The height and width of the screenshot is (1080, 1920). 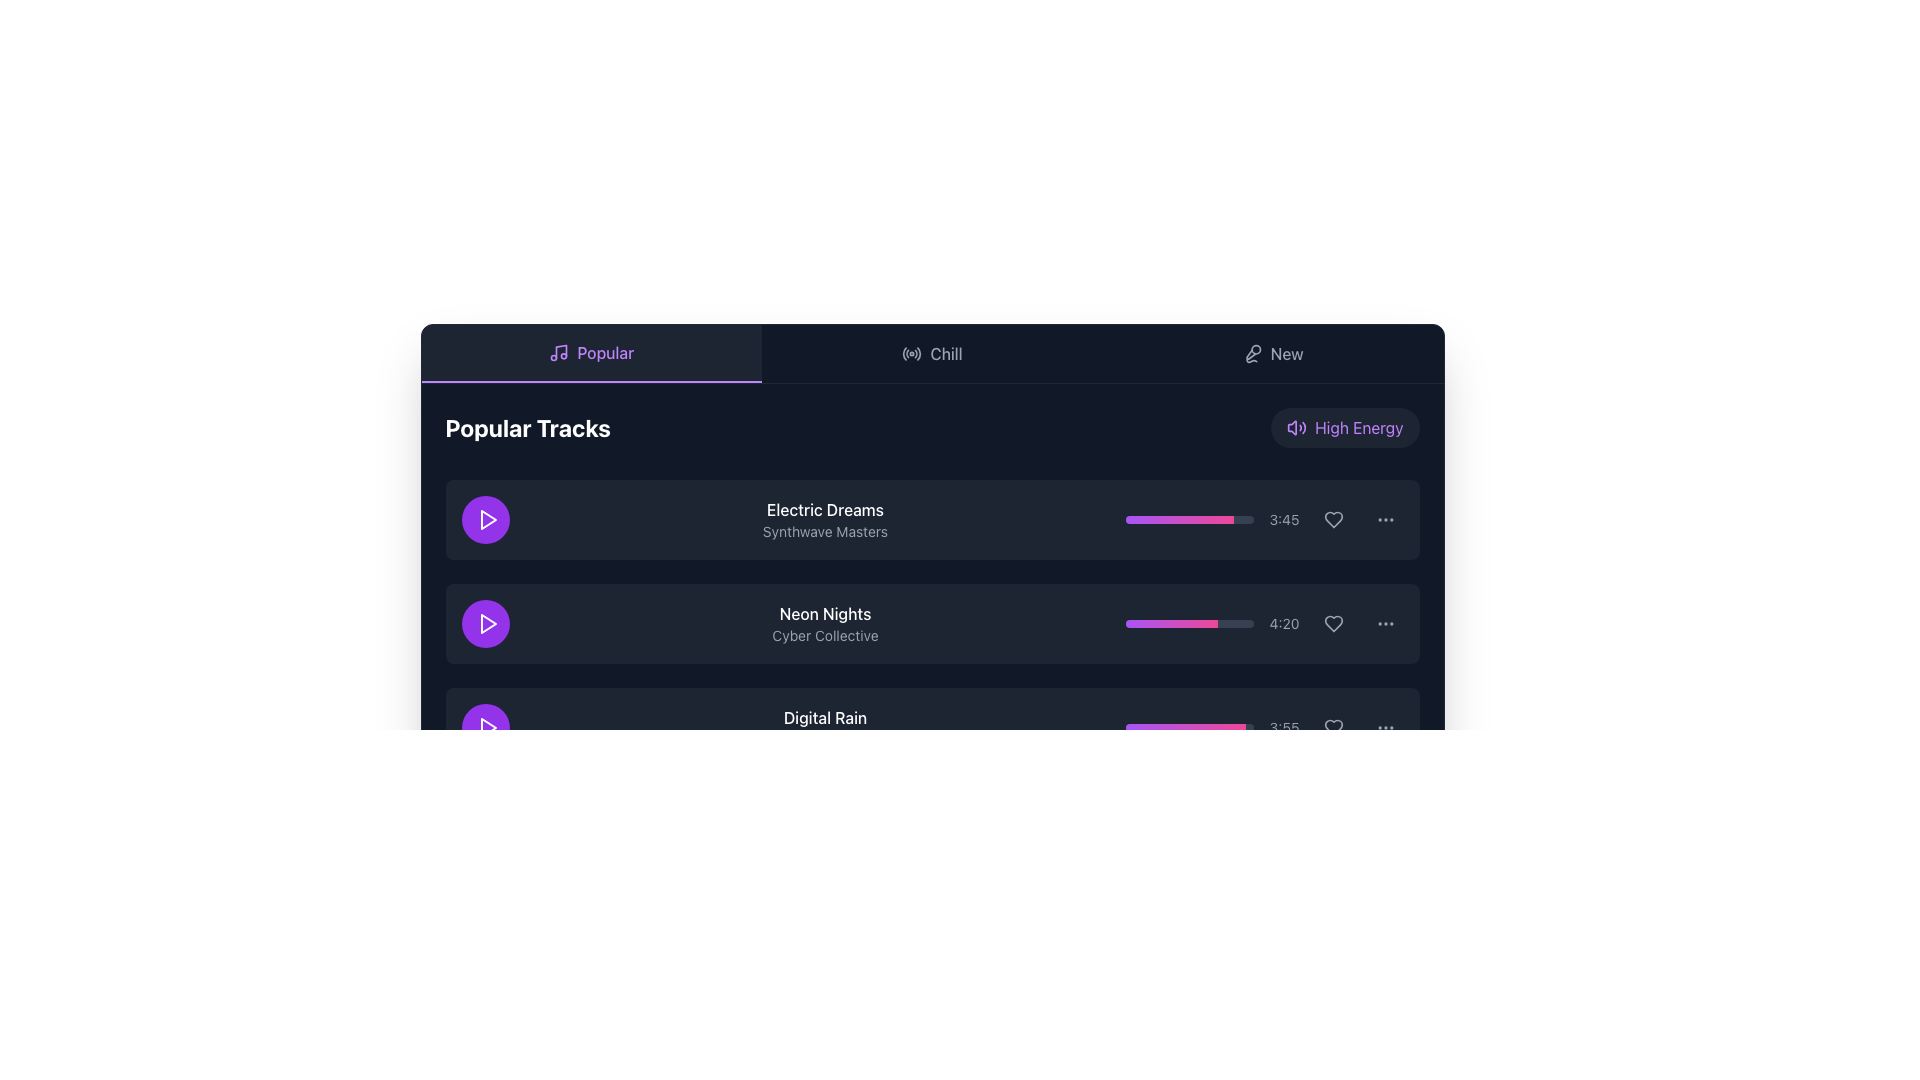 What do you see at coordinates (825, 623) in the screenshot?
I see `text details of the title 'Neon Nights' and the artist 'Cyber Collective' displayed in the central text label of the music track UI element` at bounding box center [825, 623].